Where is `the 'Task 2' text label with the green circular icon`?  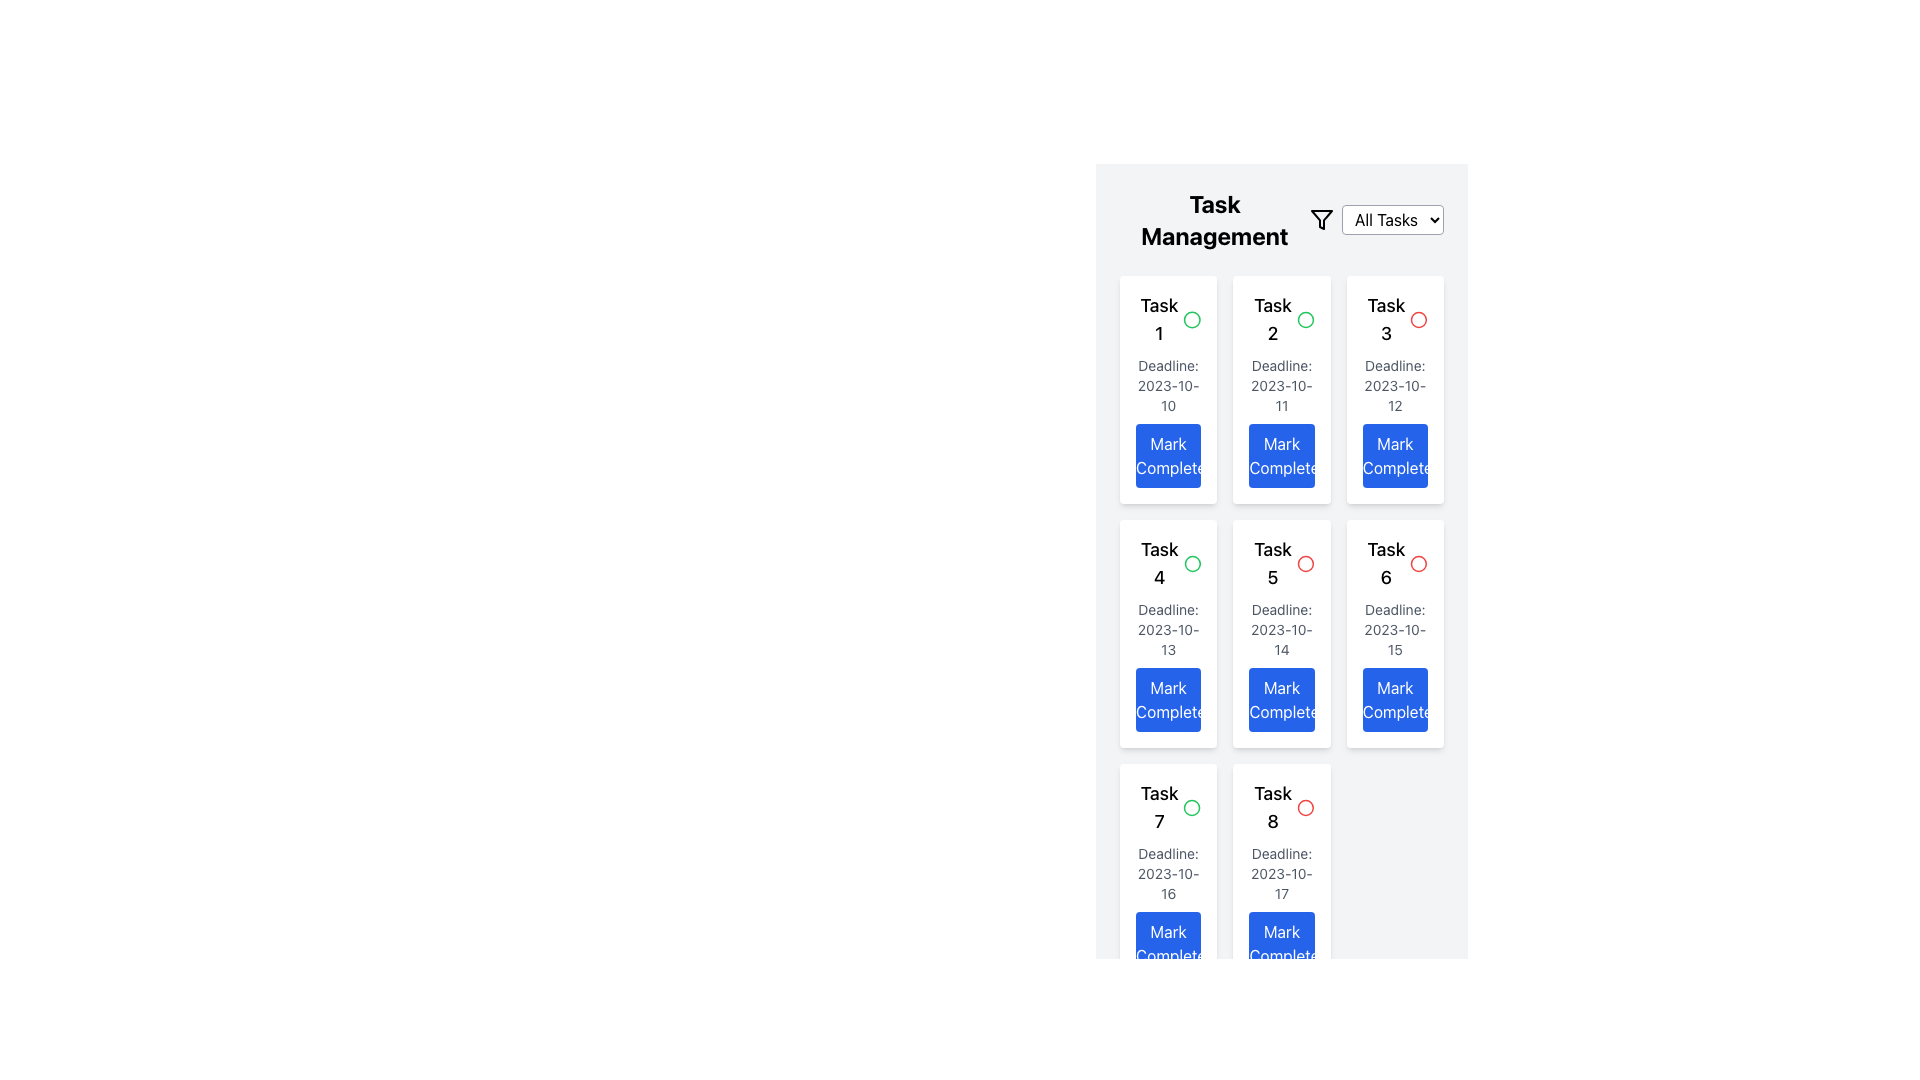 the 'Task 2' text label with the green circular icon is located at coordinates (1281, 319).